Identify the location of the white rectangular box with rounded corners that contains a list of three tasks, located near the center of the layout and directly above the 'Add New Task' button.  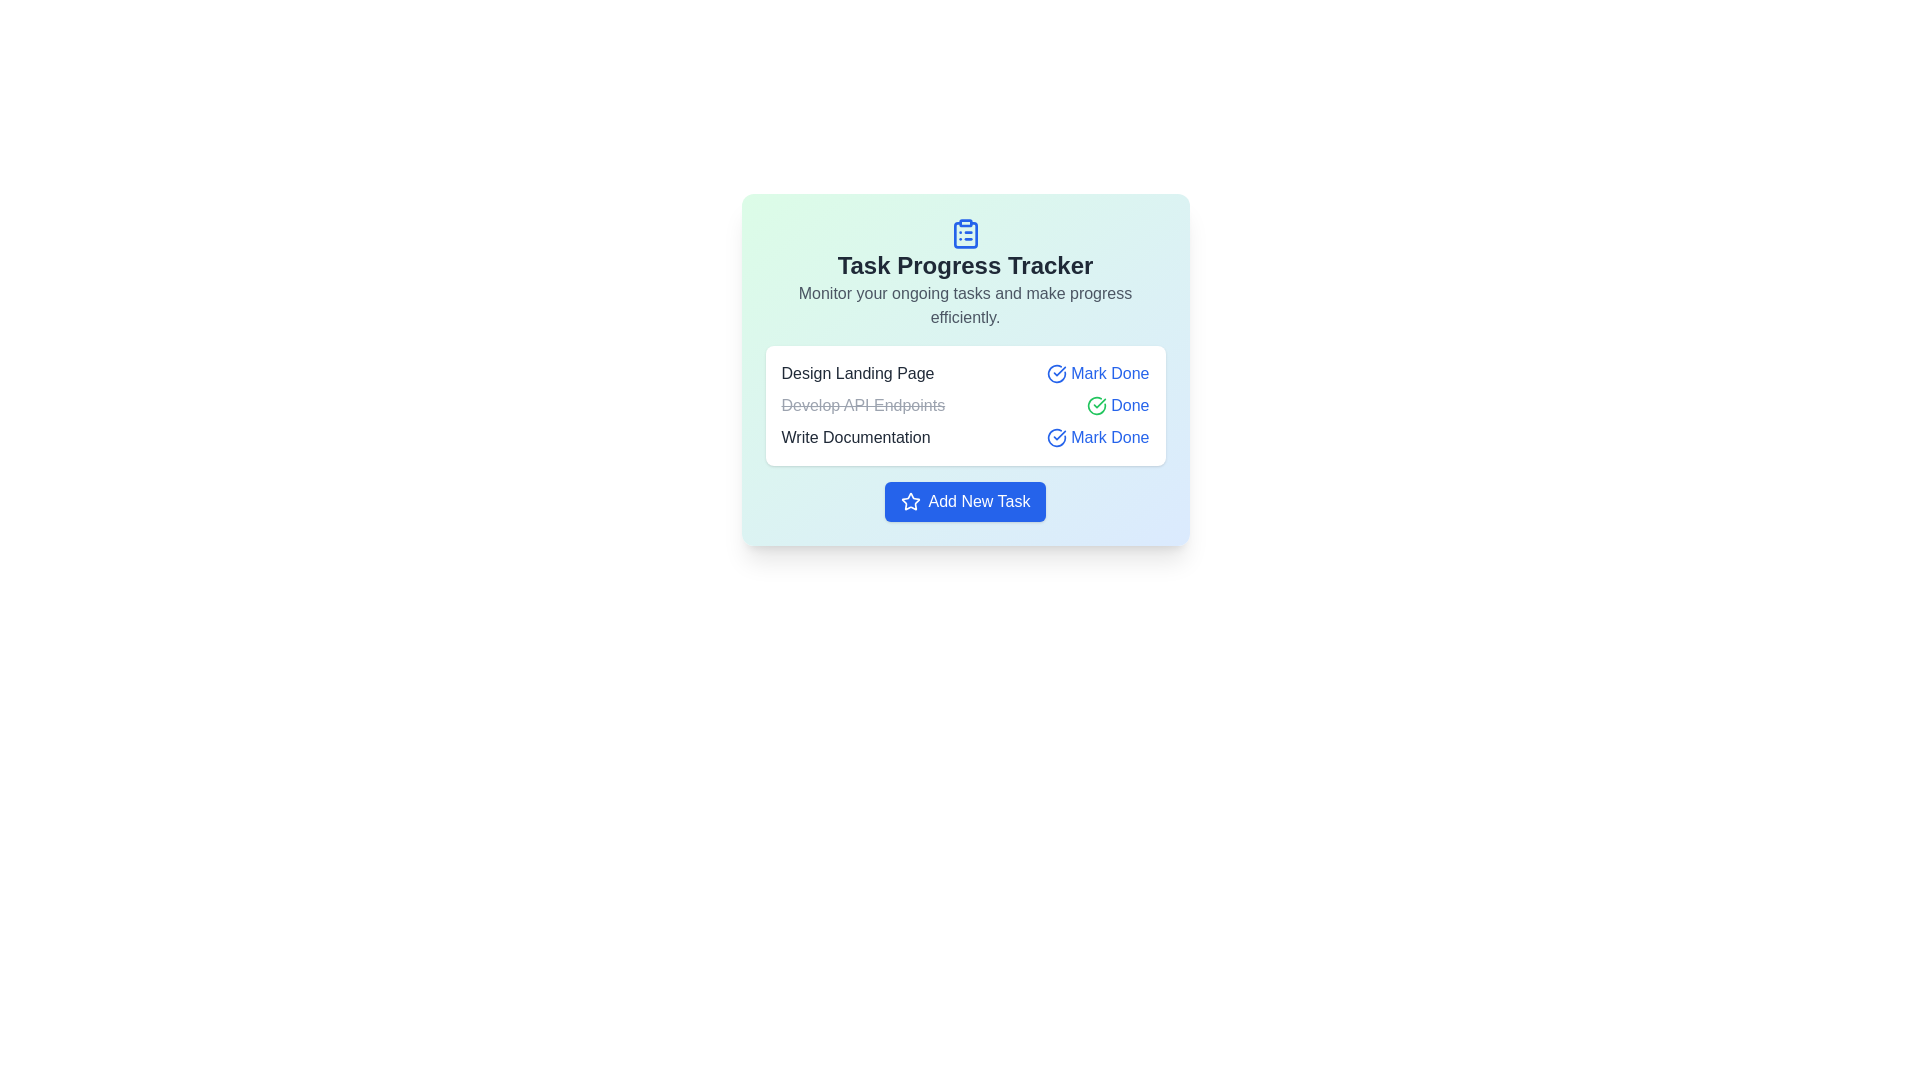
(965, 405).